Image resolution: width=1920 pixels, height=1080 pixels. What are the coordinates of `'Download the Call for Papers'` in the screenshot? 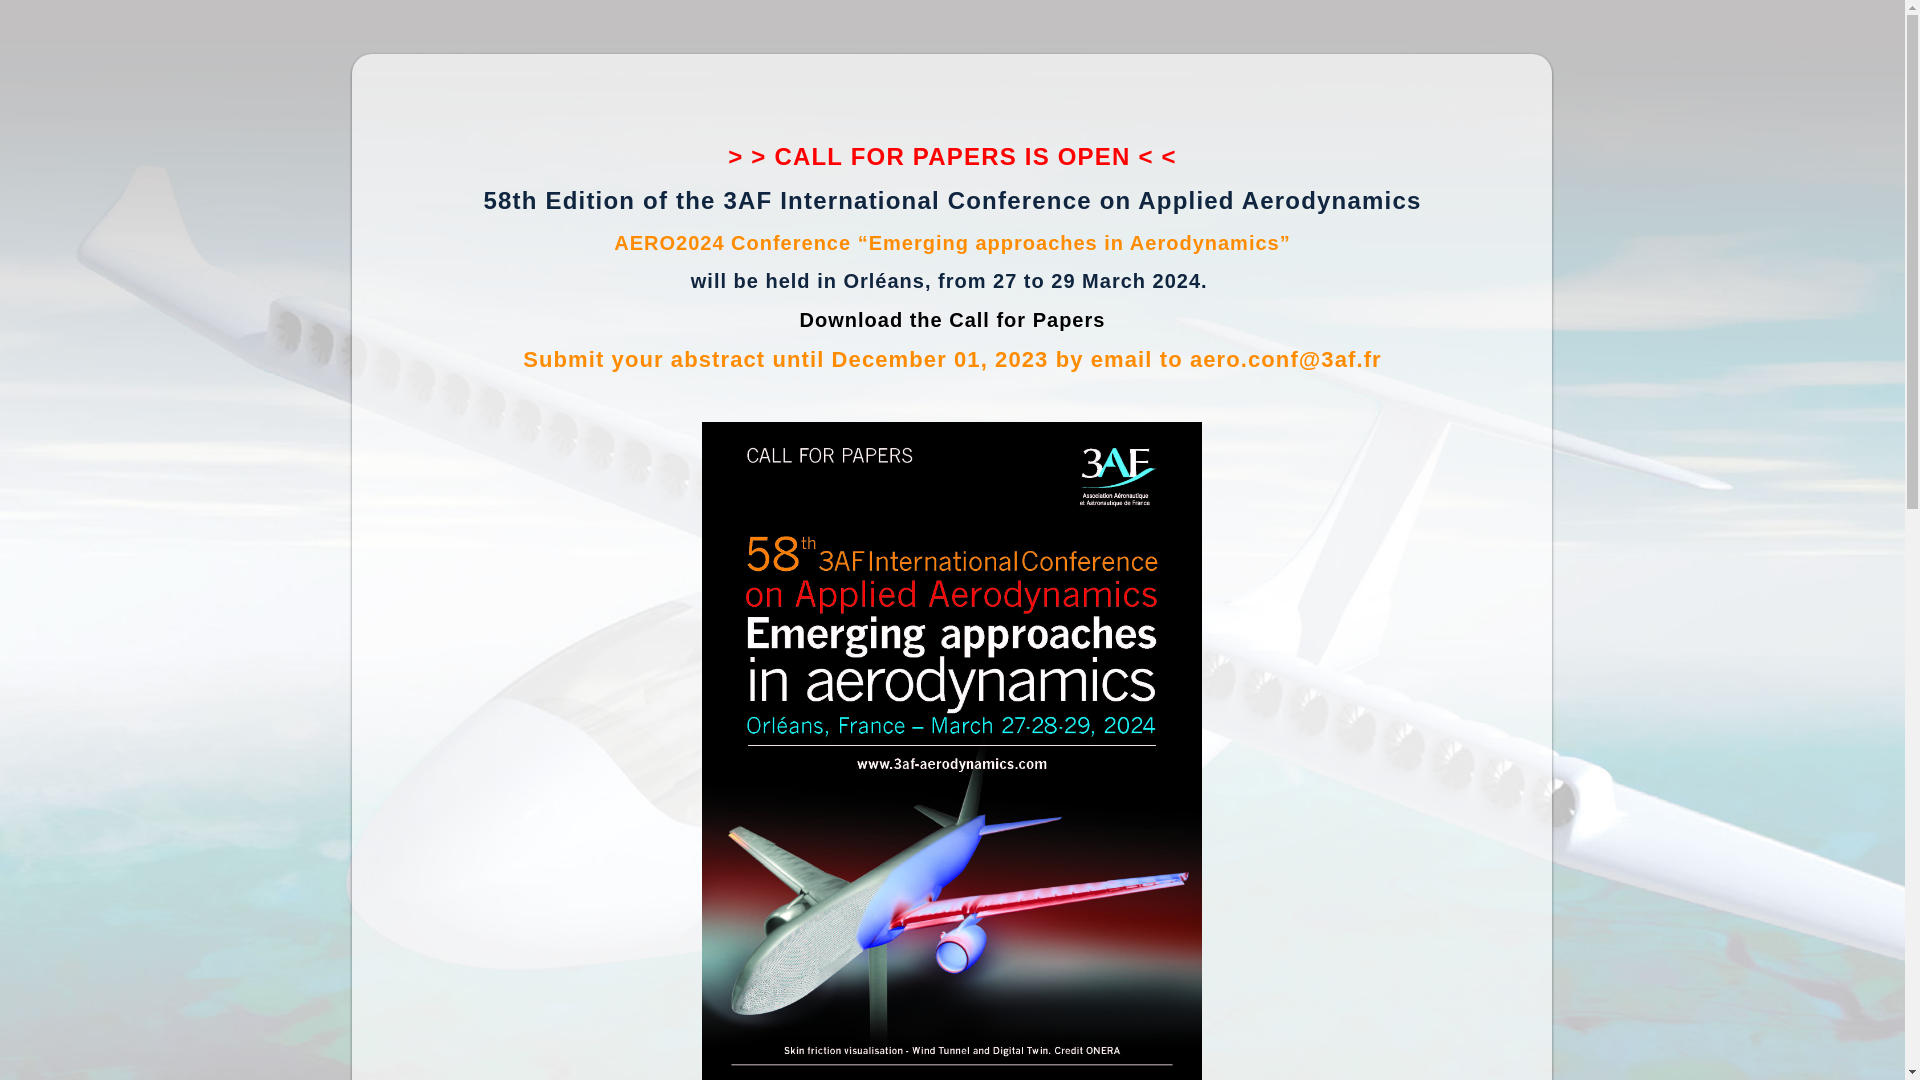 It's located at (952, 319).